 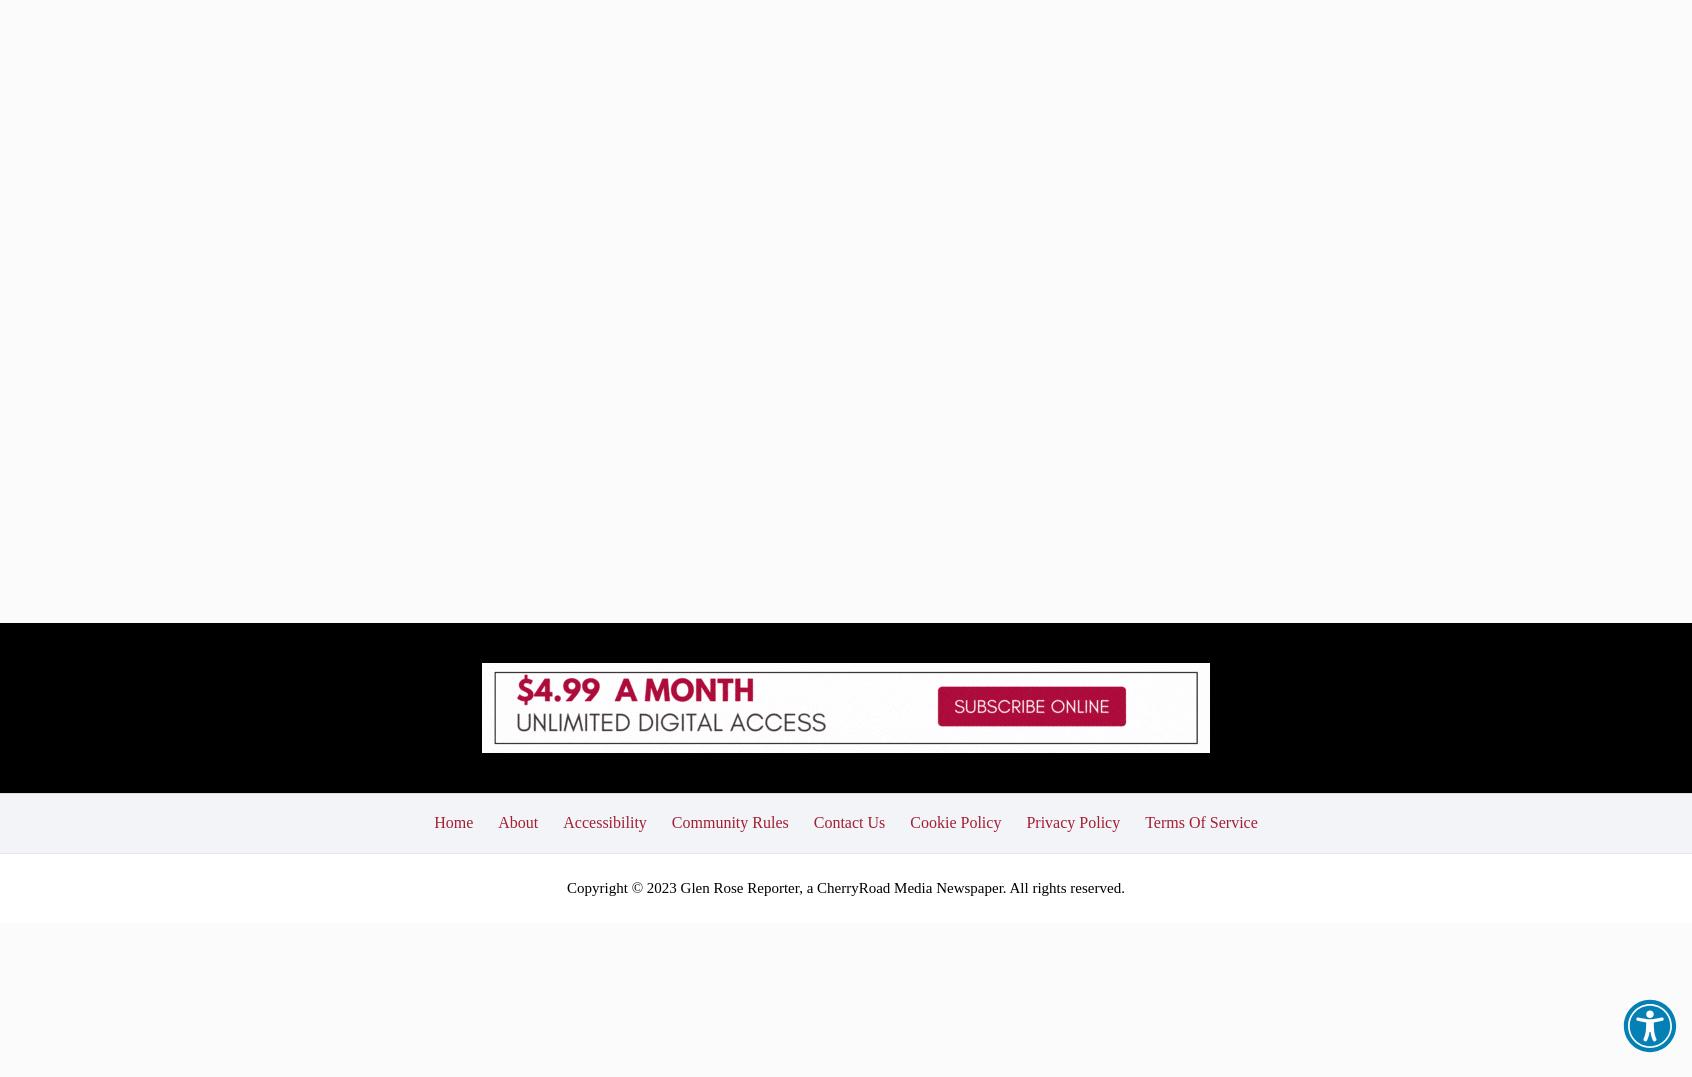 I want to click on 'Contact Us', so click(x=848, y=674).